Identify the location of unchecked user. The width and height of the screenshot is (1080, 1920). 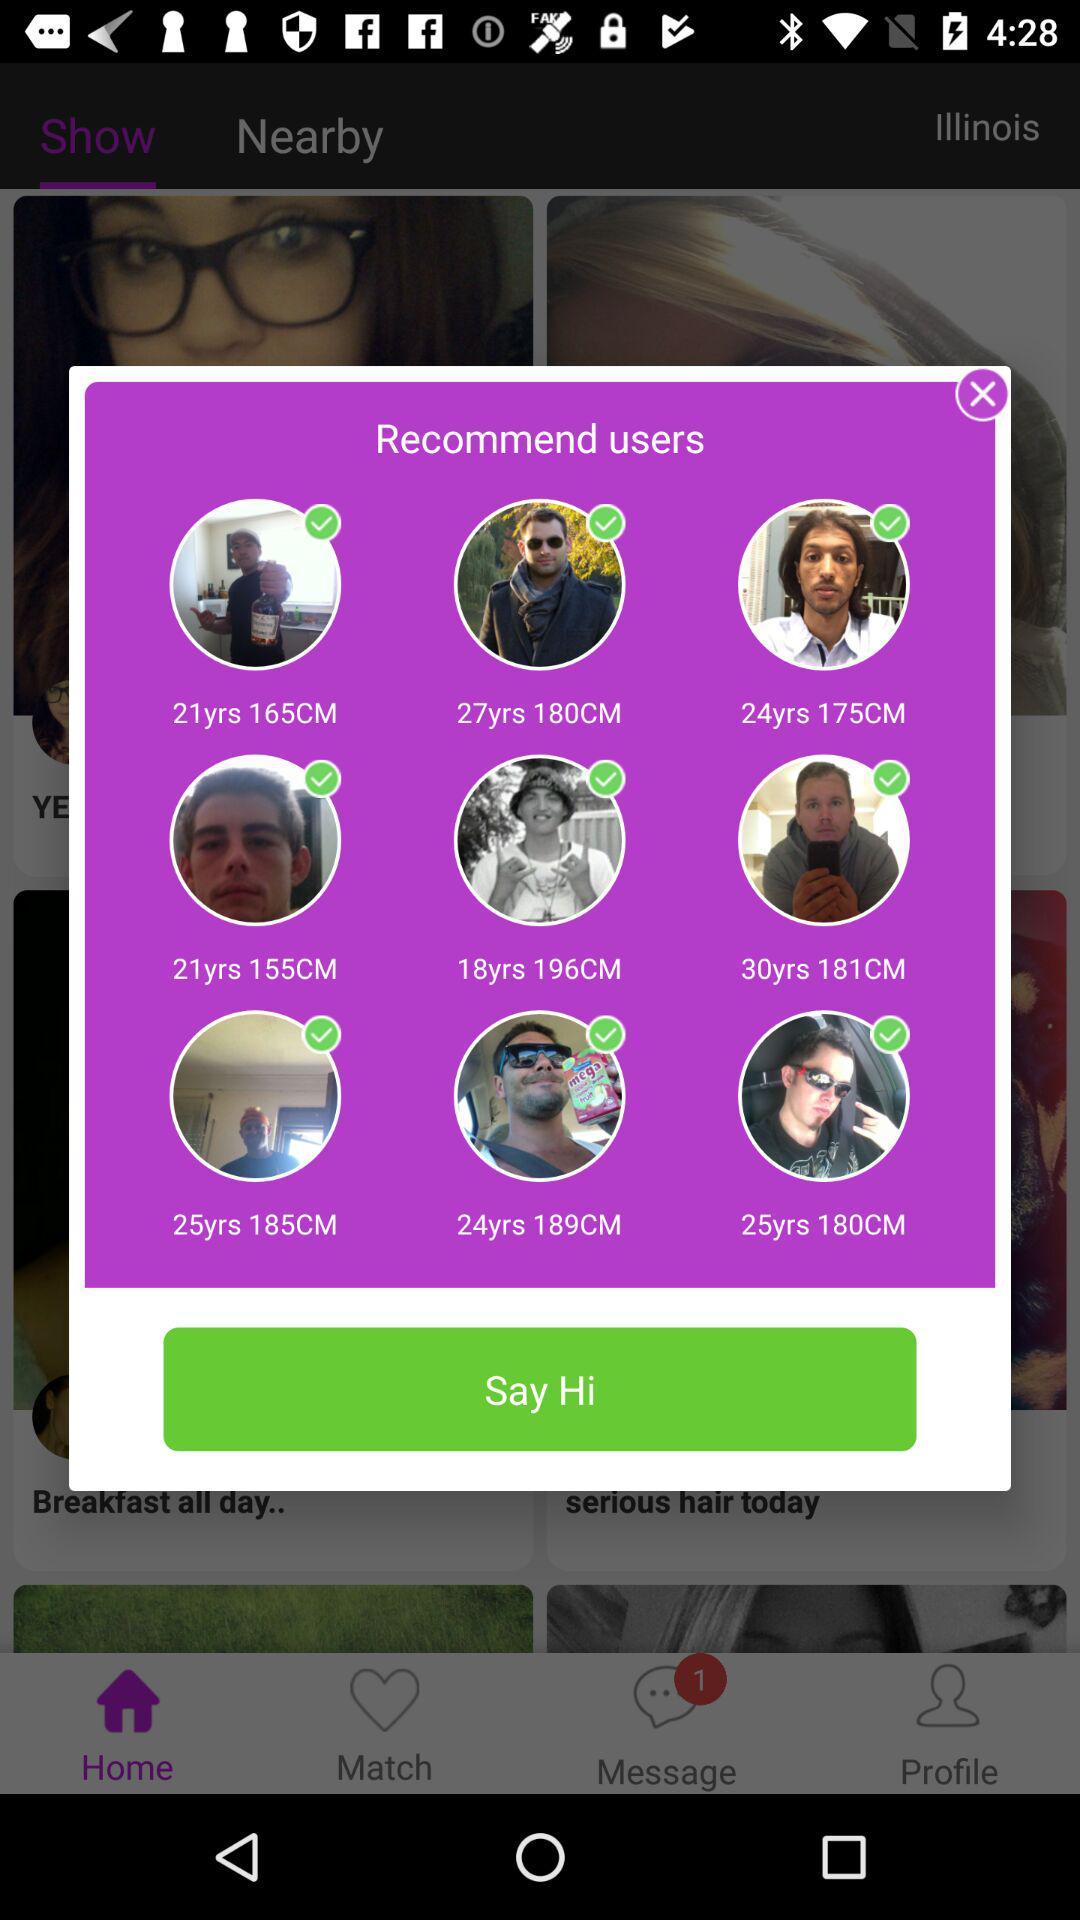
(604, 1035).